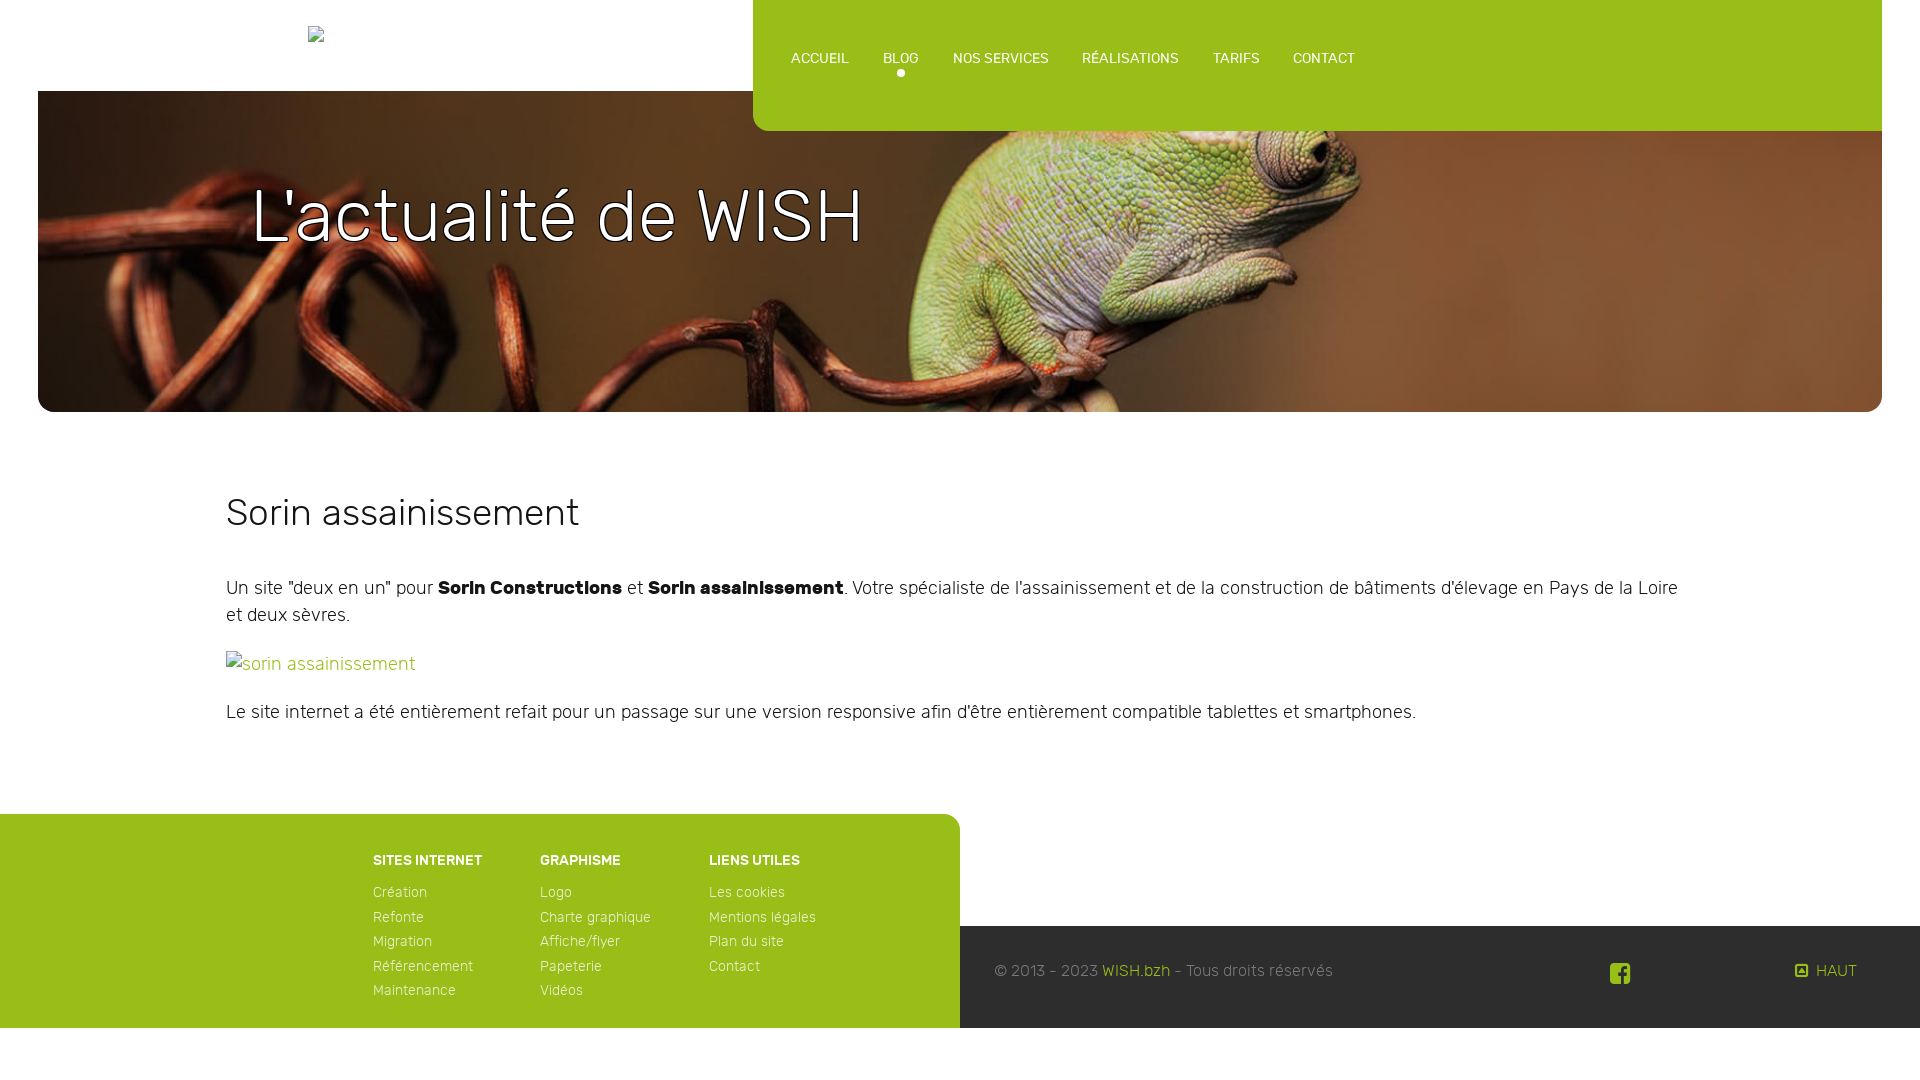 The height and width of the screenshot is (1080, 1920). What do you see at coordinates (1235, 57) in the screenshot?
I see `'TARIFS'` at bounding box center [1235, 57].